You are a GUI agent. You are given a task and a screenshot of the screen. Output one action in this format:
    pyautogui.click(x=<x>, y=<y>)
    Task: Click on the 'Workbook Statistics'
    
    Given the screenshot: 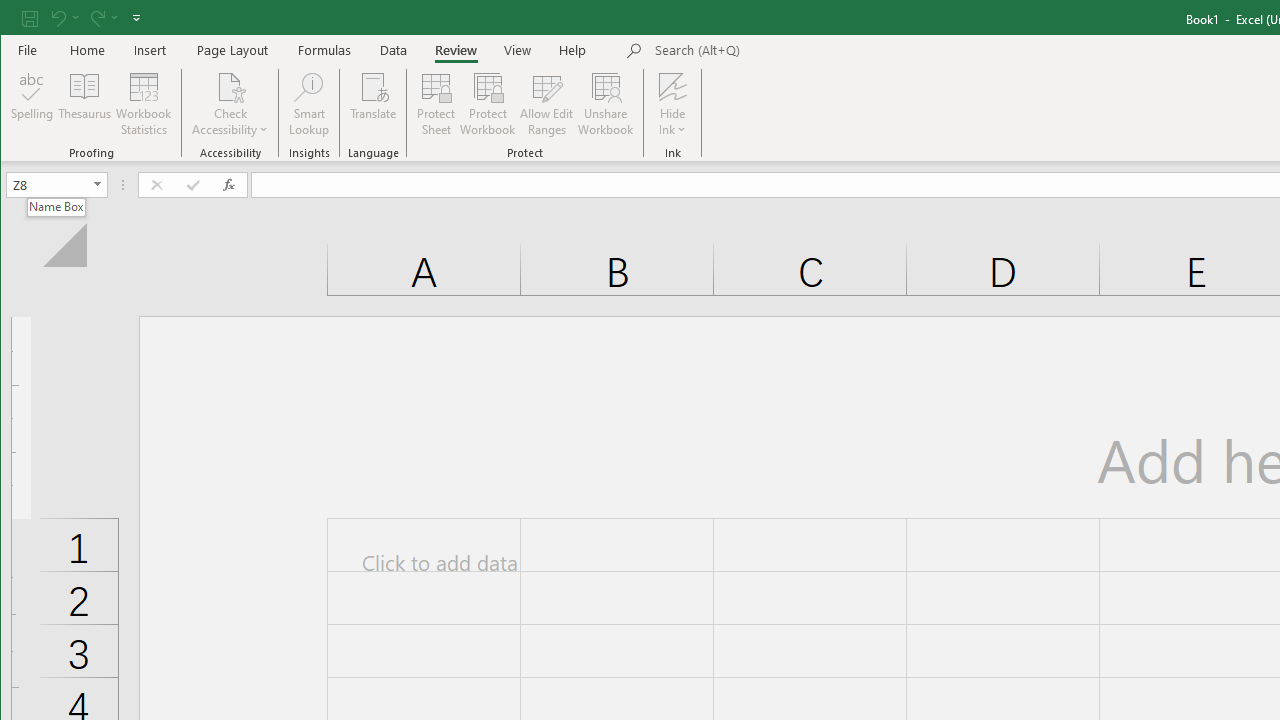 What is the action you would take?
    pyautogui.click(x=143, y=104)
    